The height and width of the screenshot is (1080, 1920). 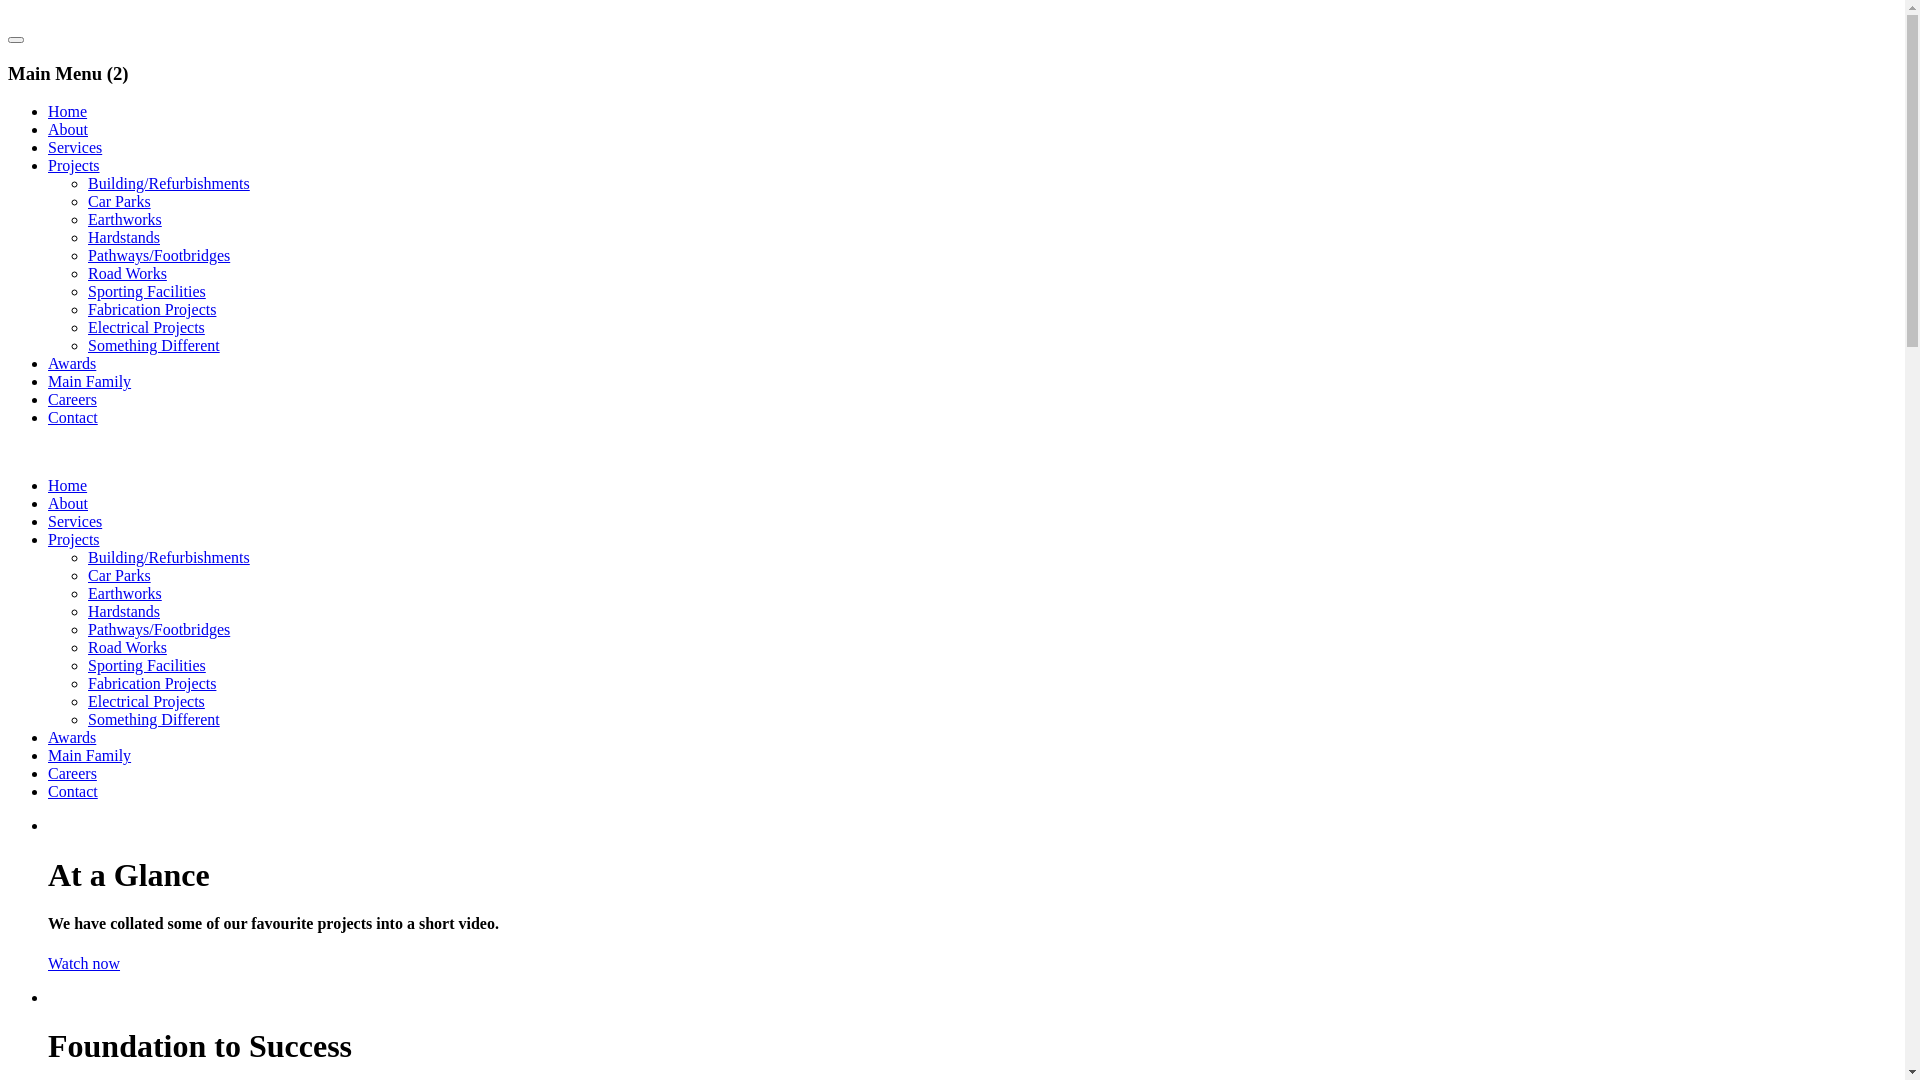 I want to click on 'Hardstands', so click(x=123, y=610).